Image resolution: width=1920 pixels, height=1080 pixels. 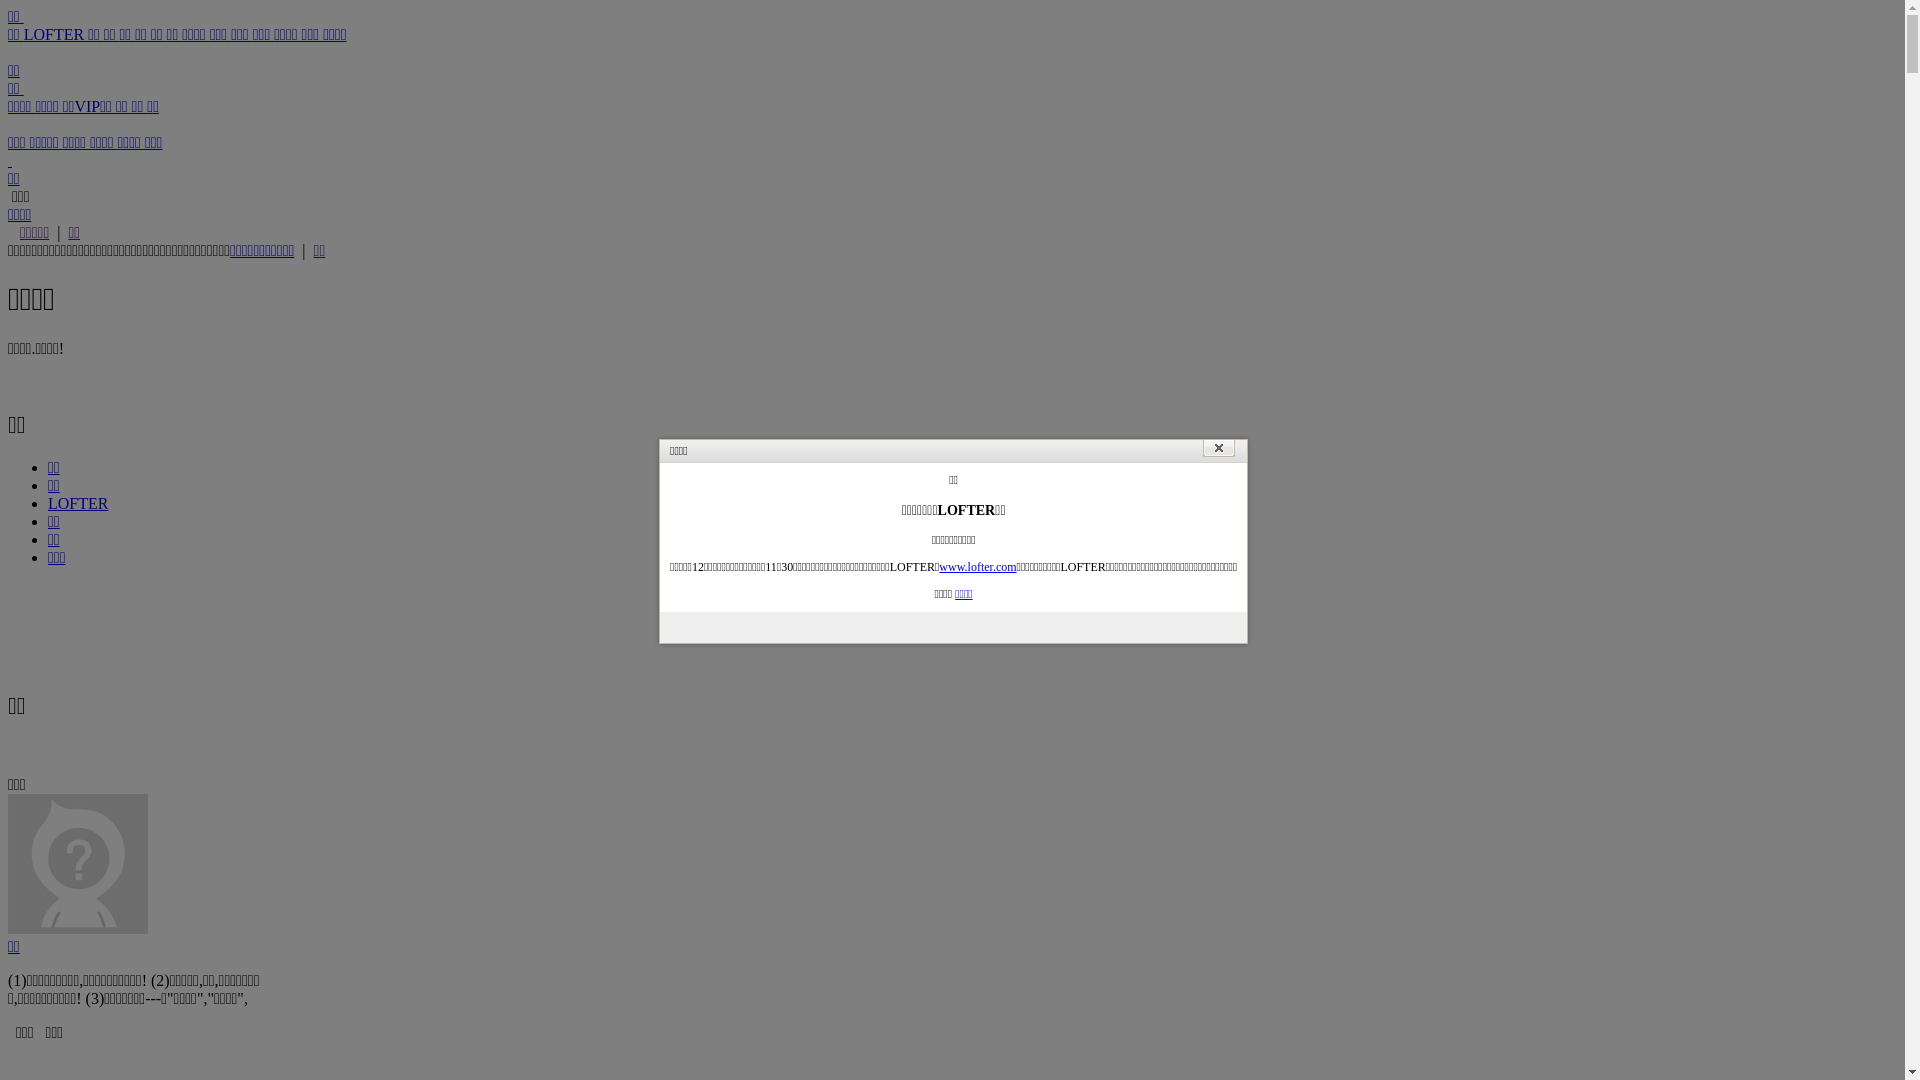 What do you see at coordinates (977, 567) in the screenshot?
I see `'www.lofter.com'` at bounding box center [977, 567].